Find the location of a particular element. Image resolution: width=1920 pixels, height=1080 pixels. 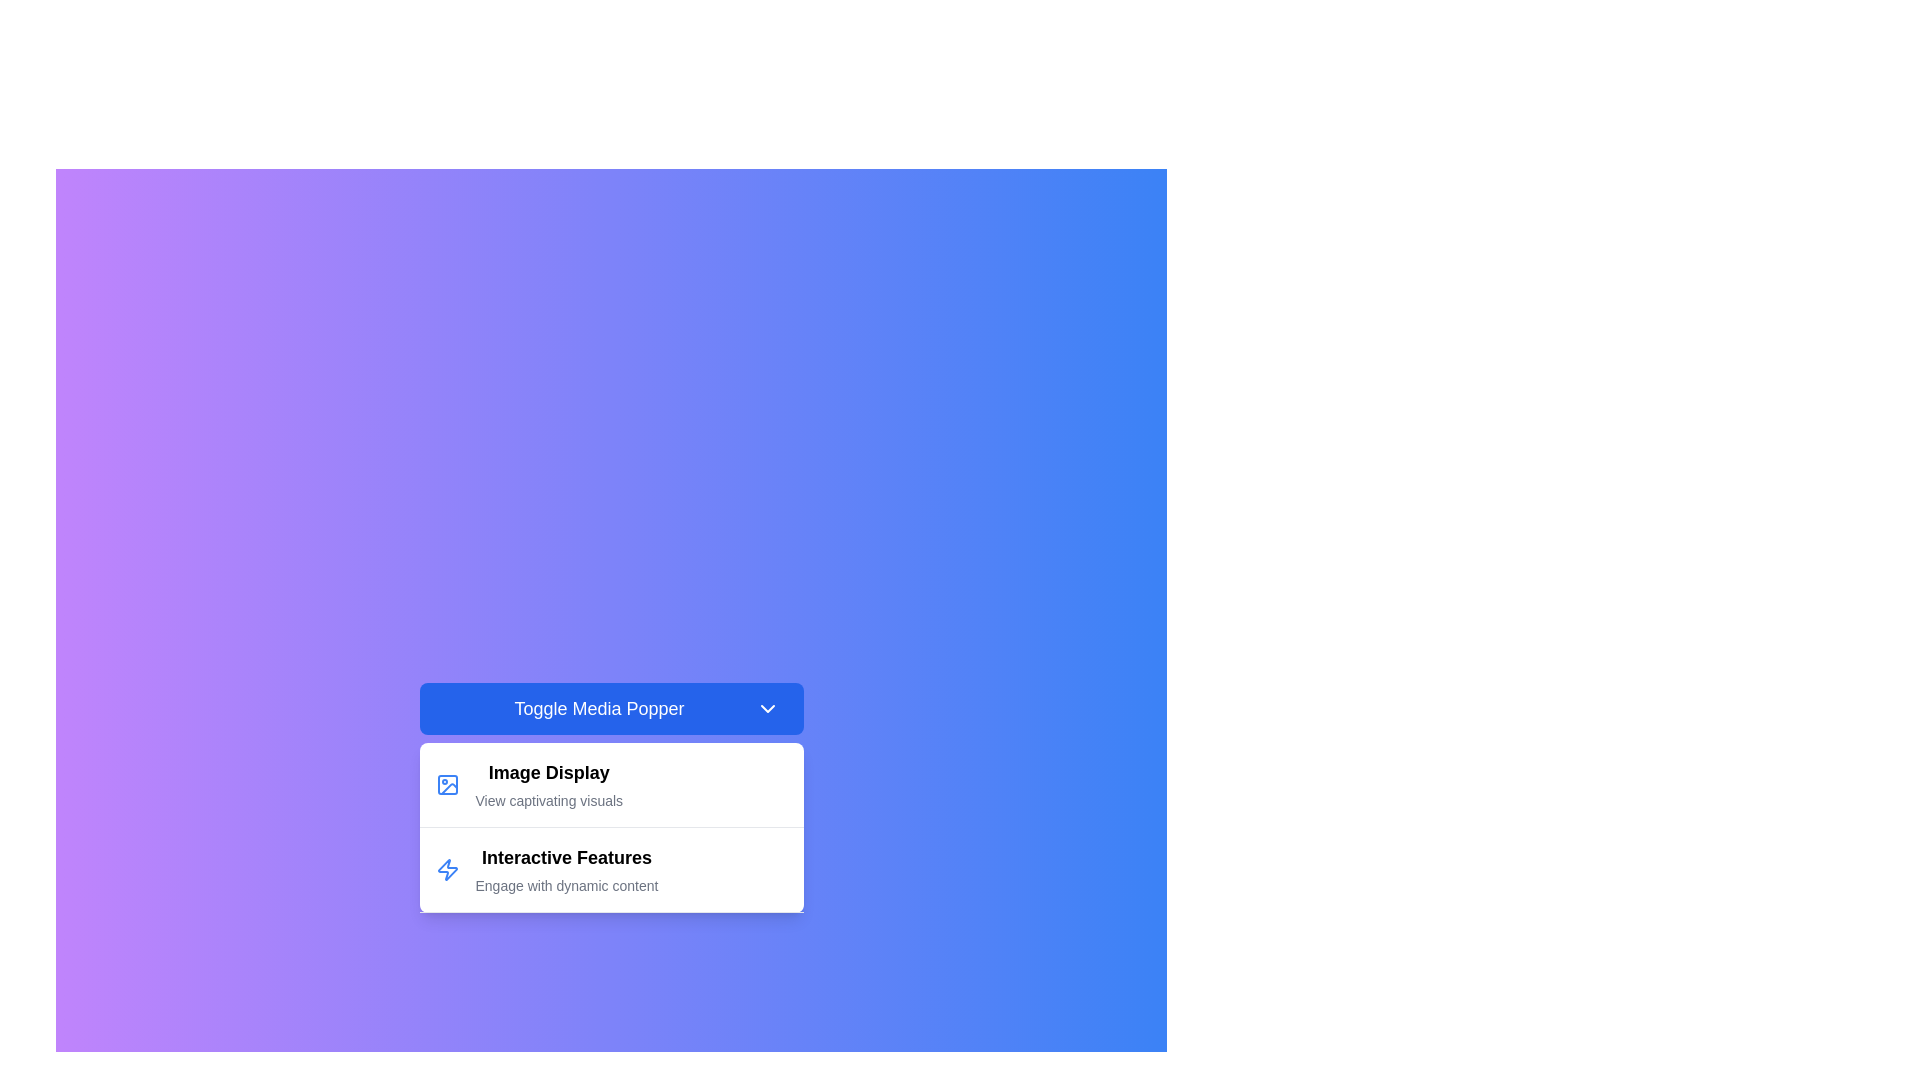

the 'Toggle Media Popper' text label within the blue button for visual feedback is located at coordinates (598, 708).